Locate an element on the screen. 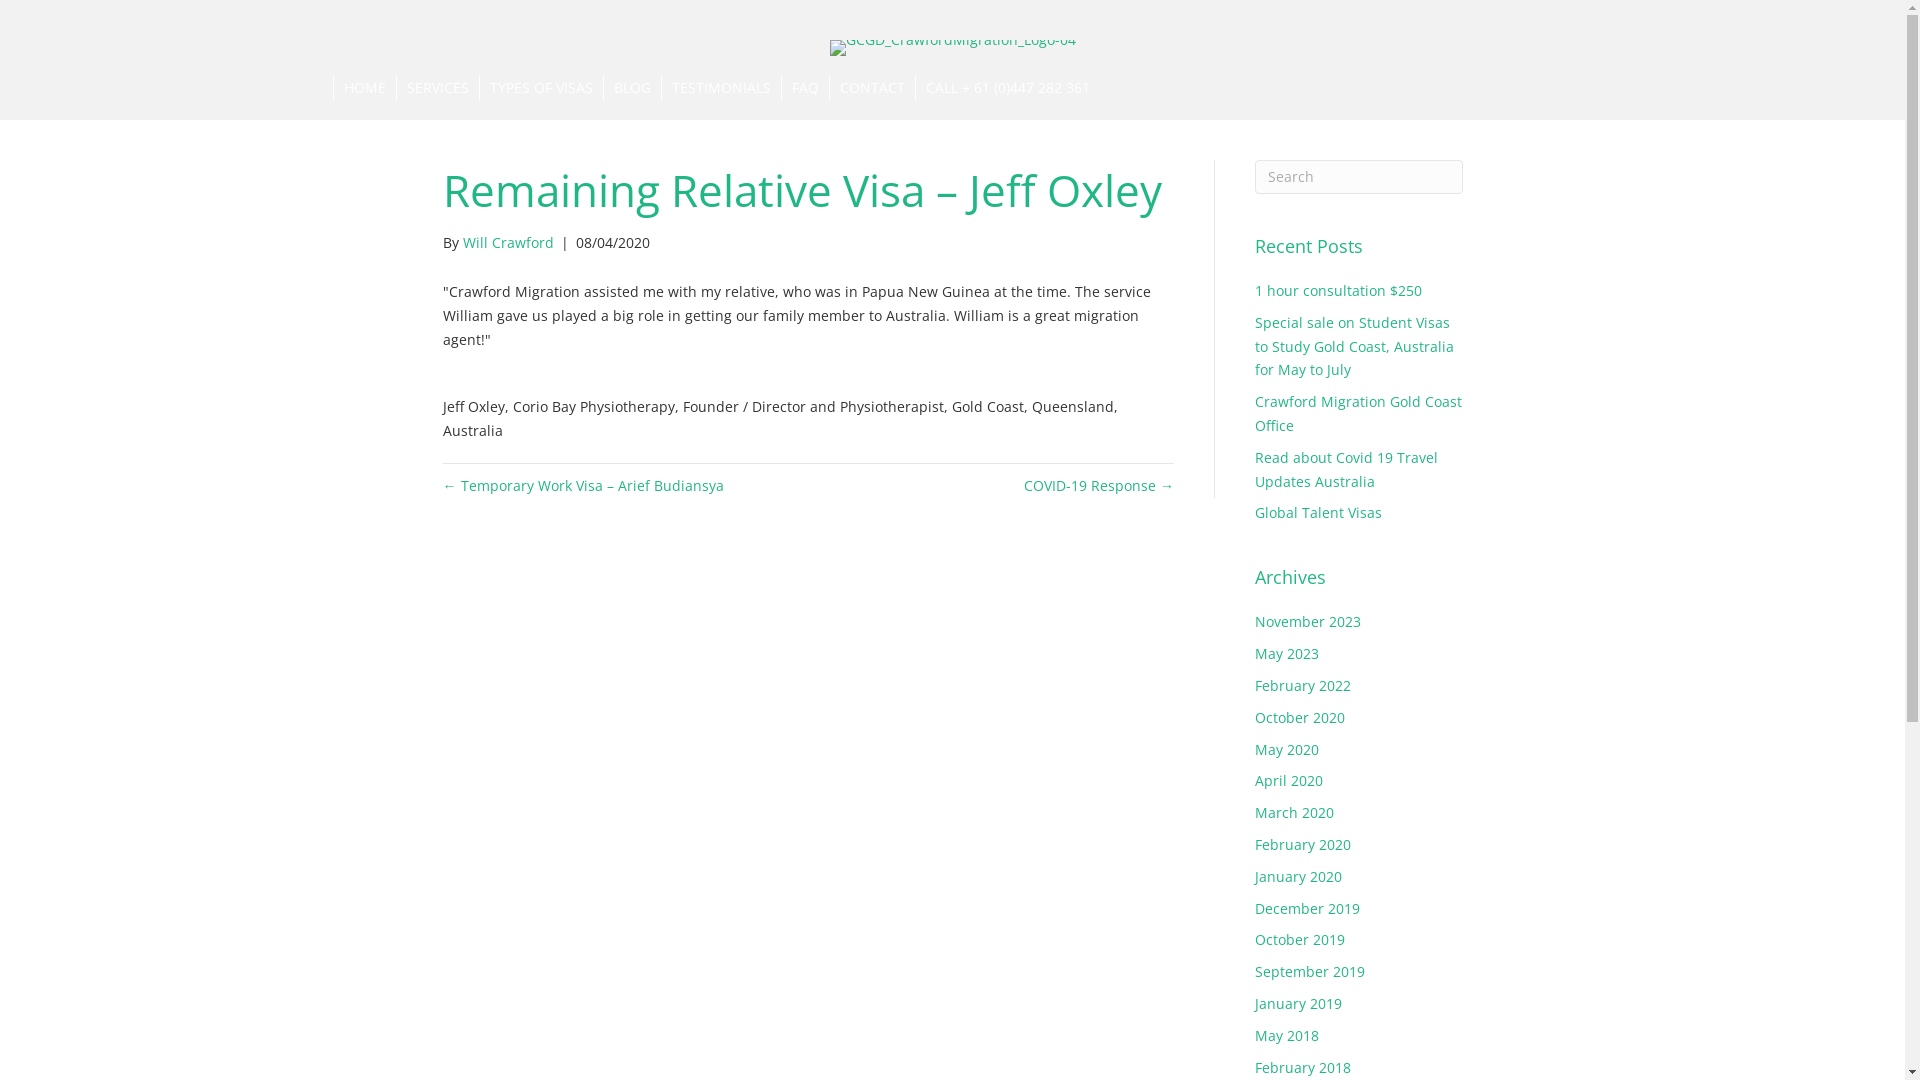  'Will Crawford' is located at coordinates (507, 241).